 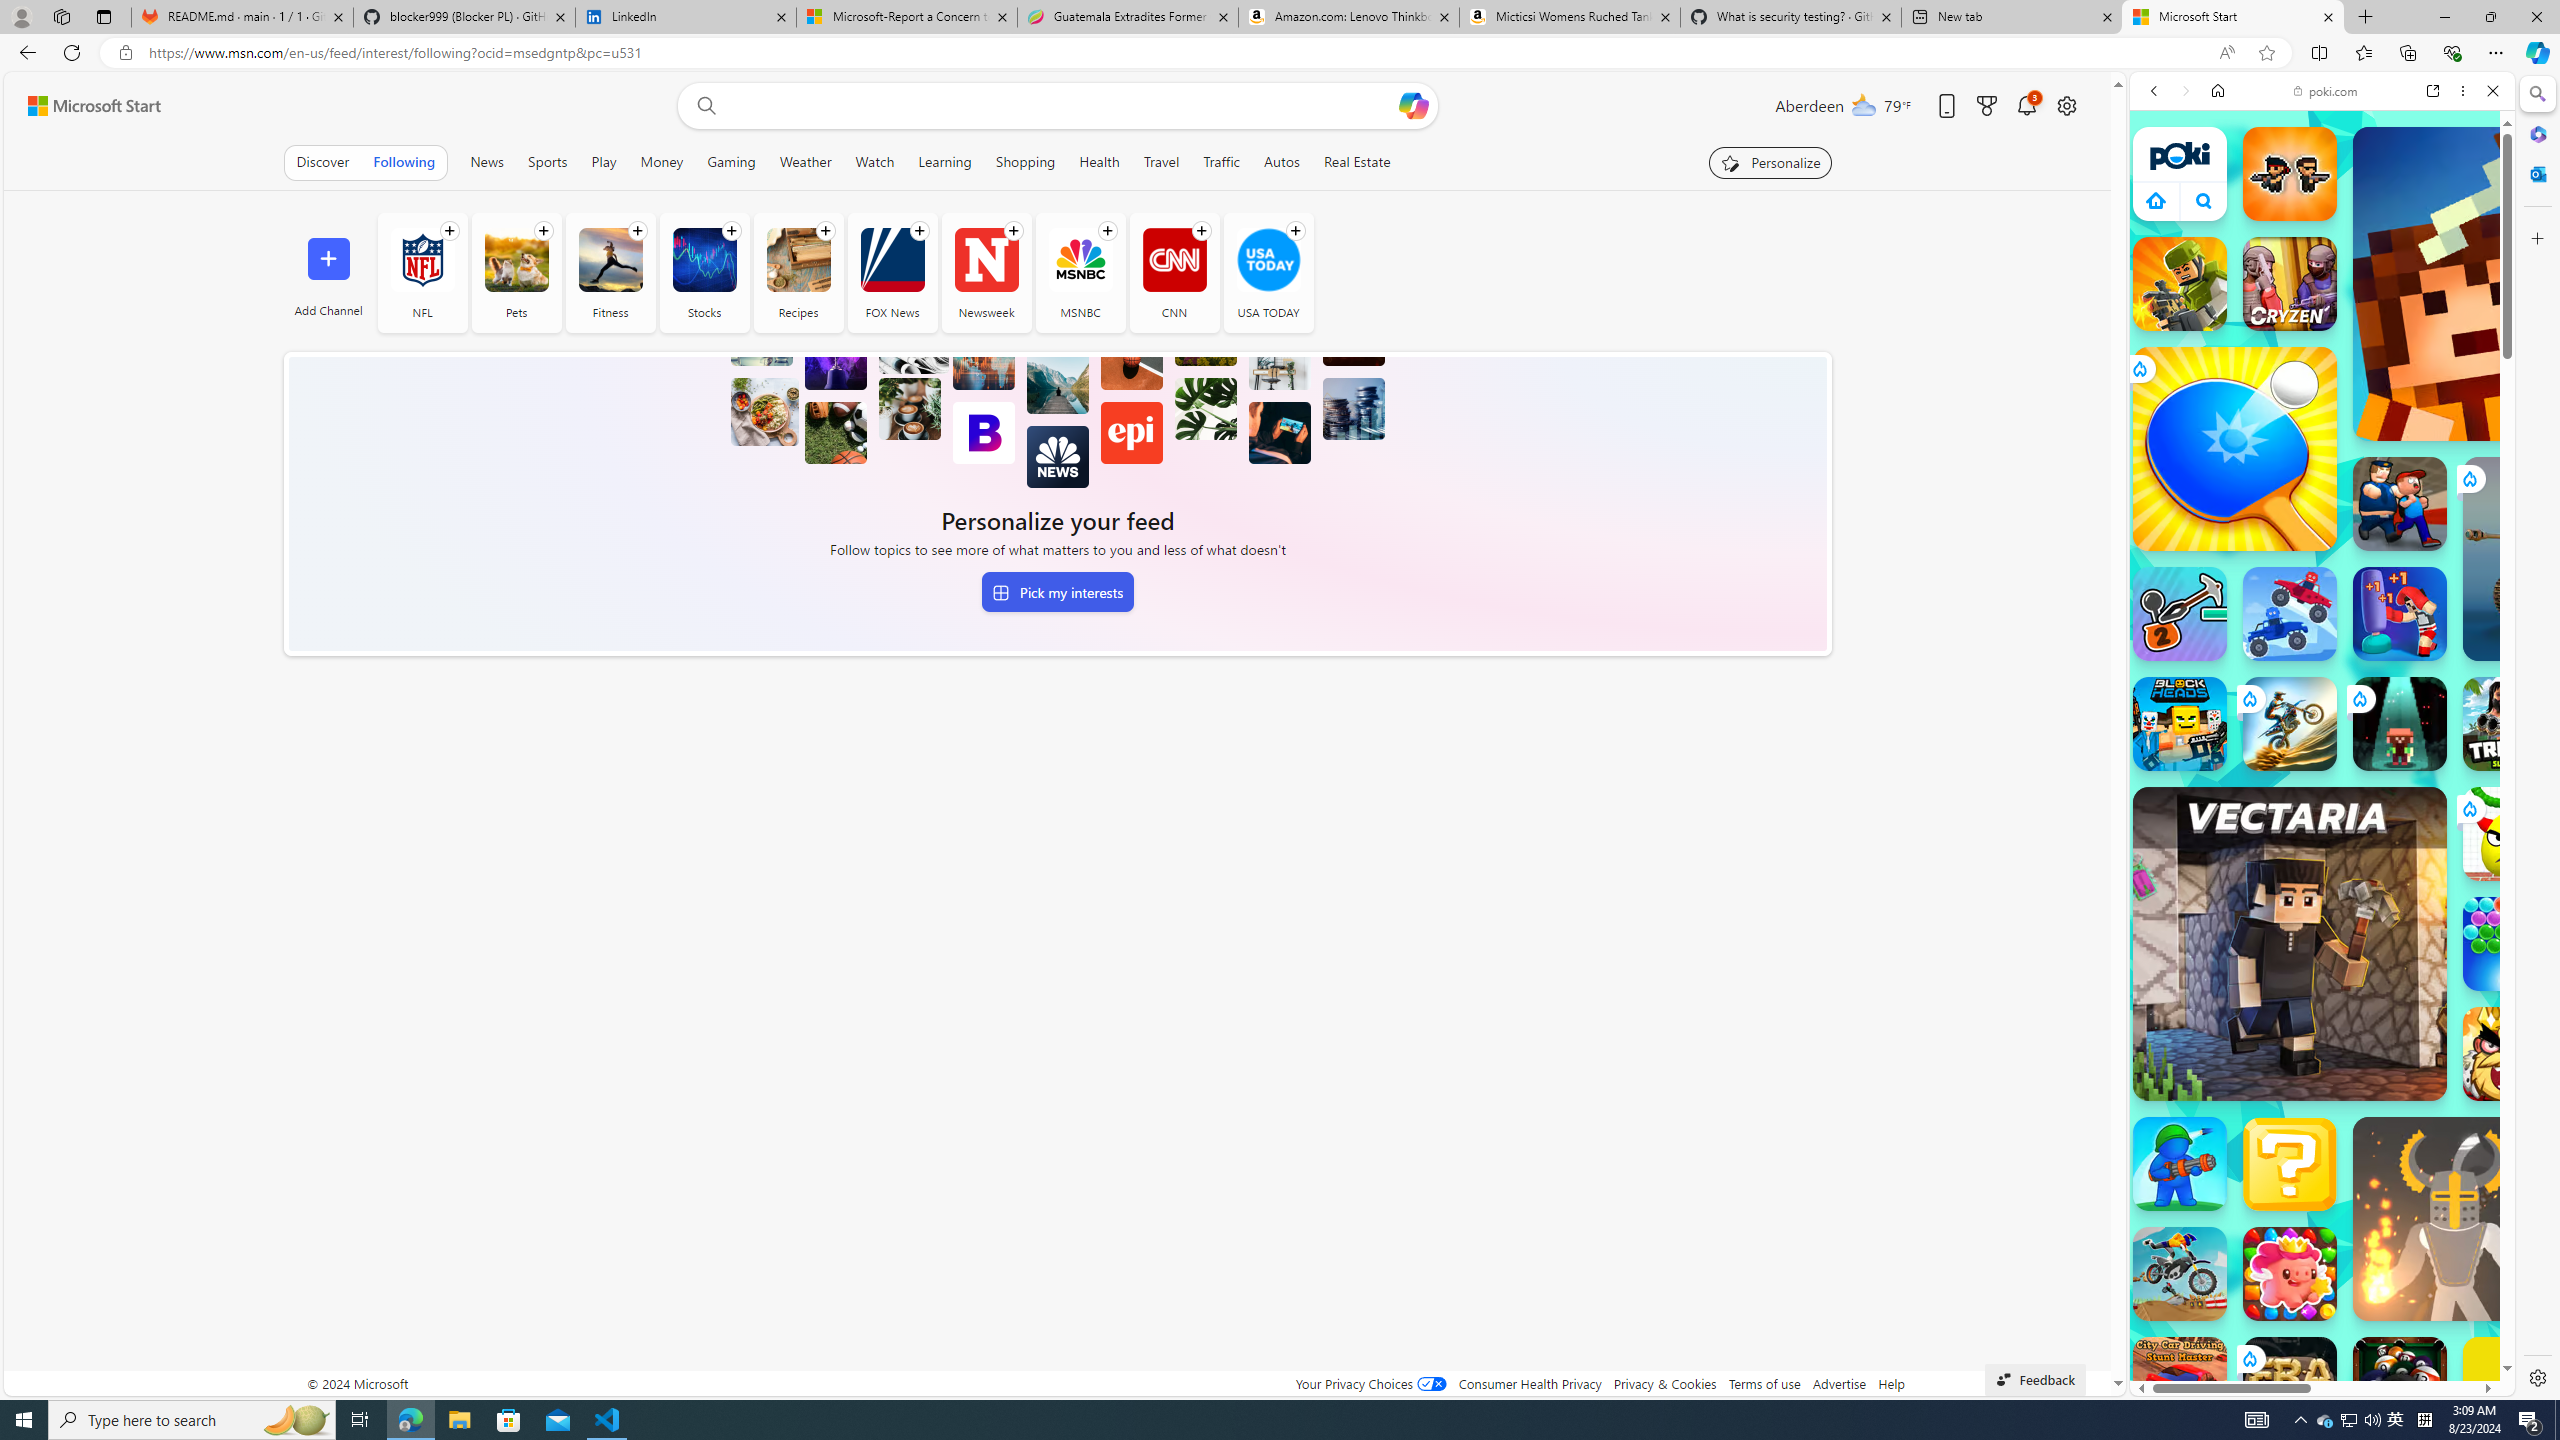 I want to click on 'Ragdoll Hit', so click(x=2454, y=1217).